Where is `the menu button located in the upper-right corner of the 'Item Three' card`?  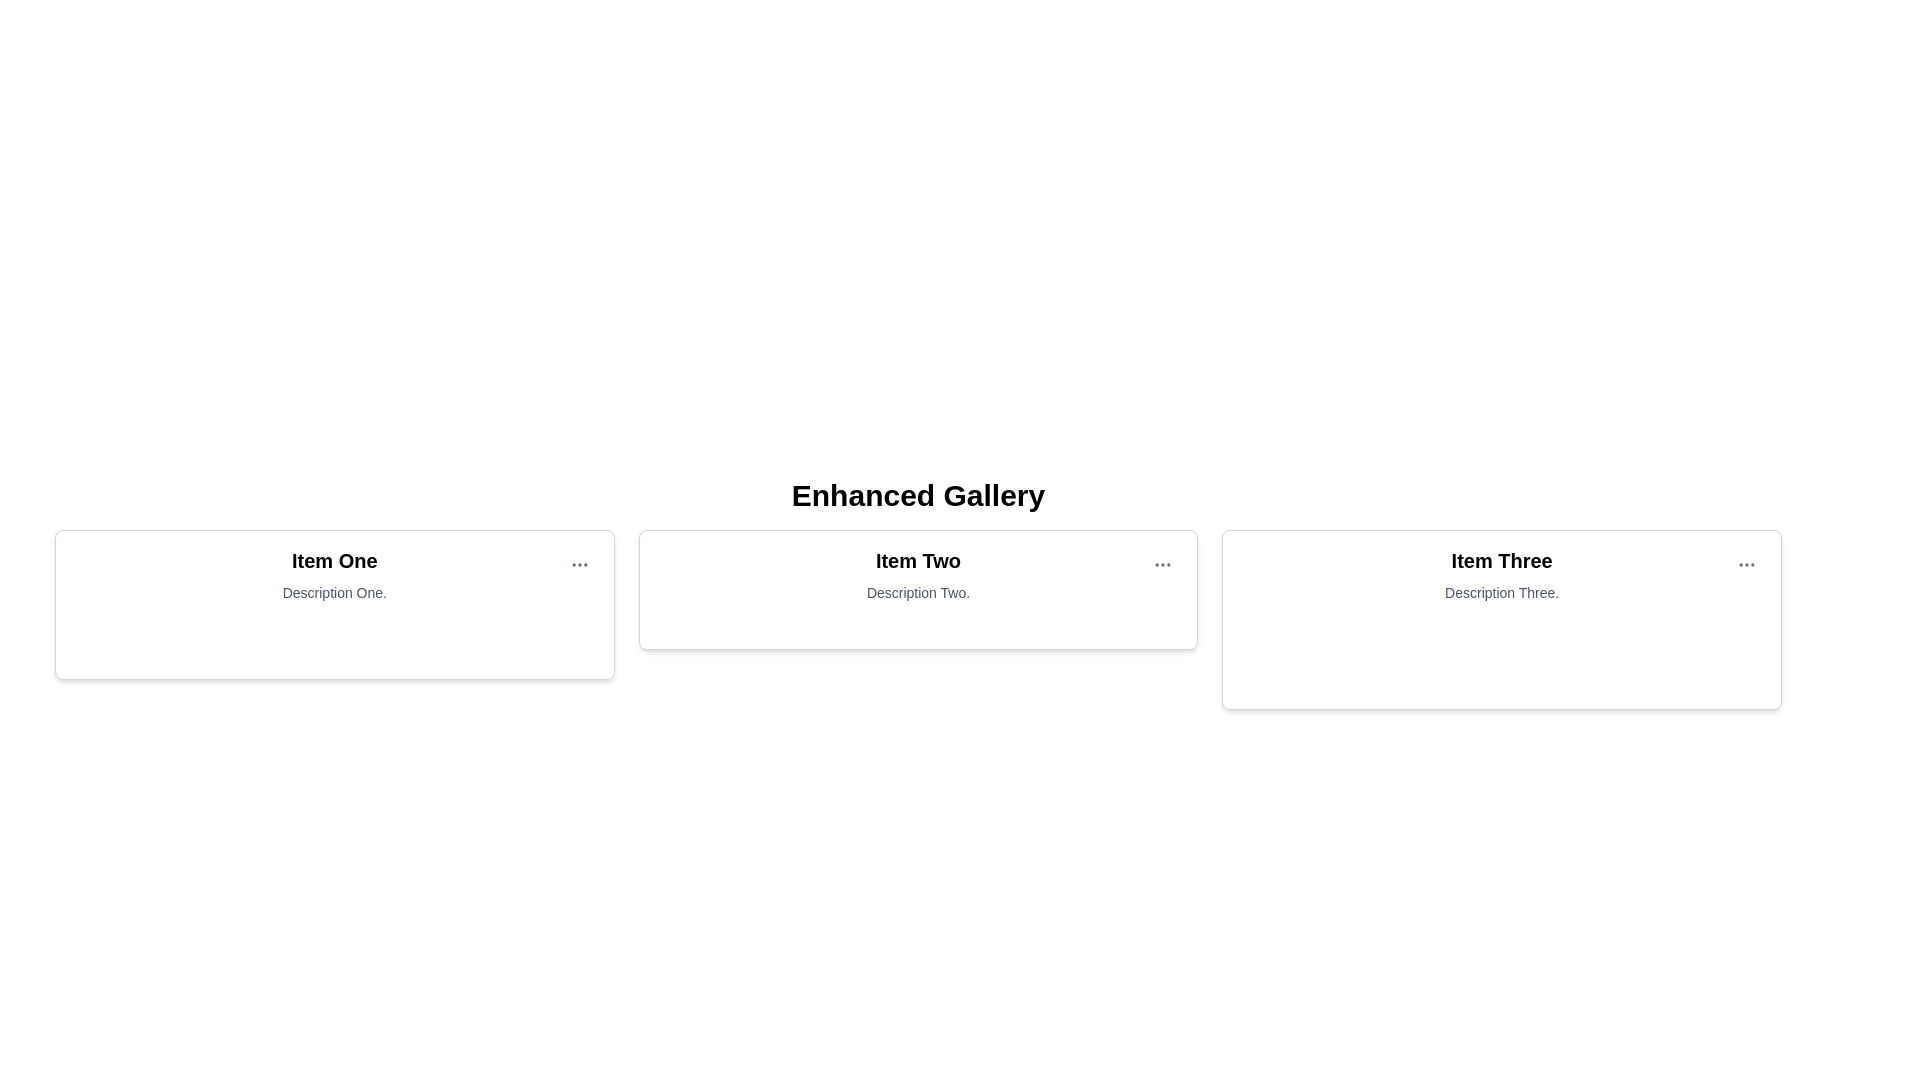
the menu button located in the upper-right corner of the 'Item Three' card is located at coordinates (1746, 564).